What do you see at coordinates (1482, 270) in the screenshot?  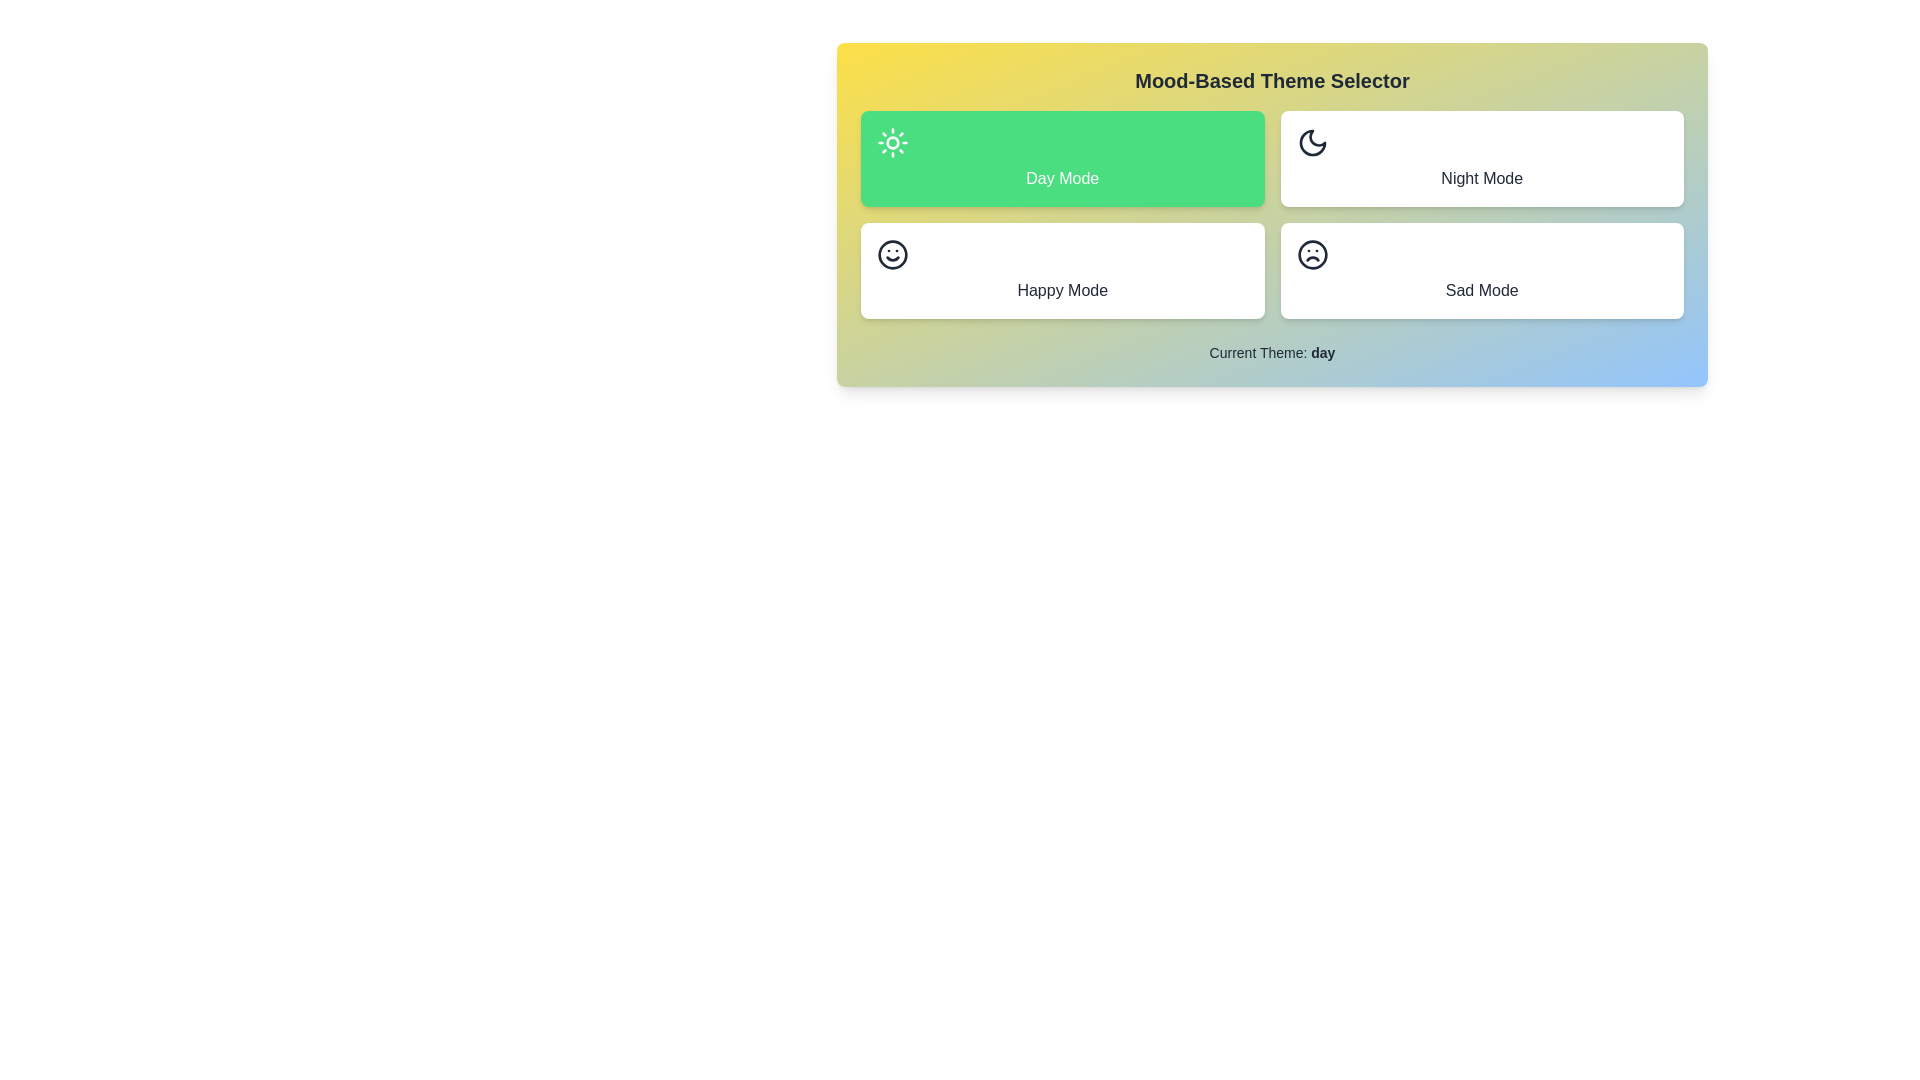 I see `the theme sad by clicking on its corresponding button` at bounding box center [1482, 270].